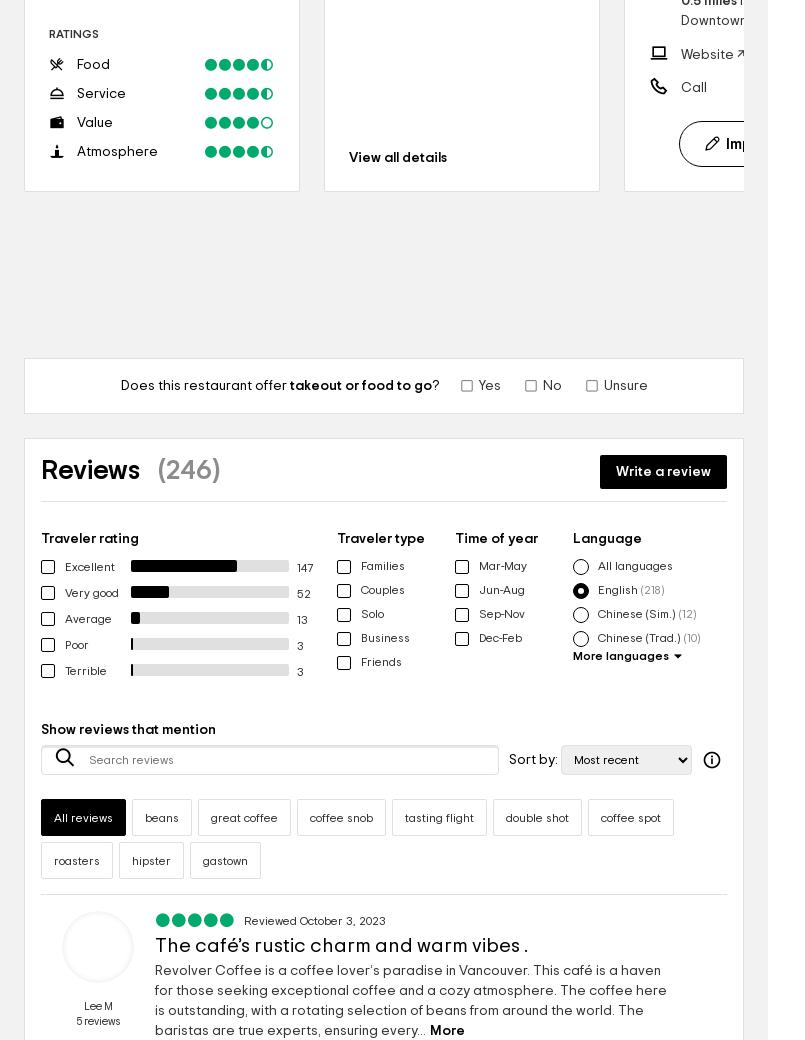  I want to click on 'beans', so click(161, 816).